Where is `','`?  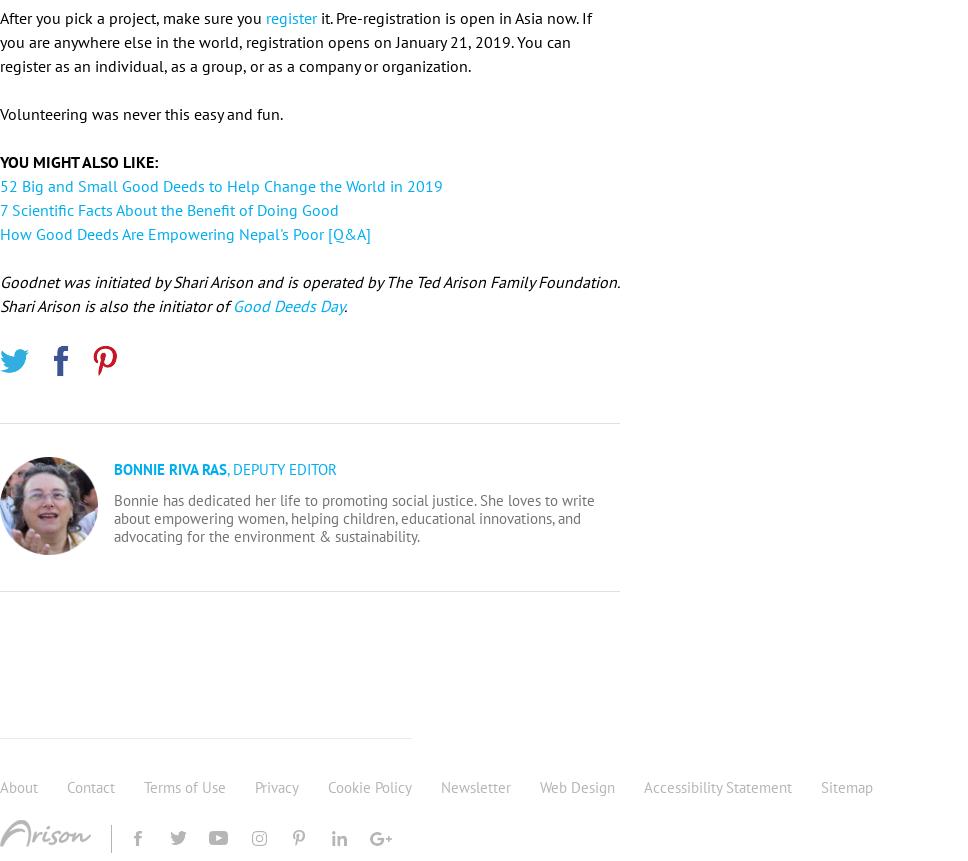 ',' is located at coordinates (228, 467).